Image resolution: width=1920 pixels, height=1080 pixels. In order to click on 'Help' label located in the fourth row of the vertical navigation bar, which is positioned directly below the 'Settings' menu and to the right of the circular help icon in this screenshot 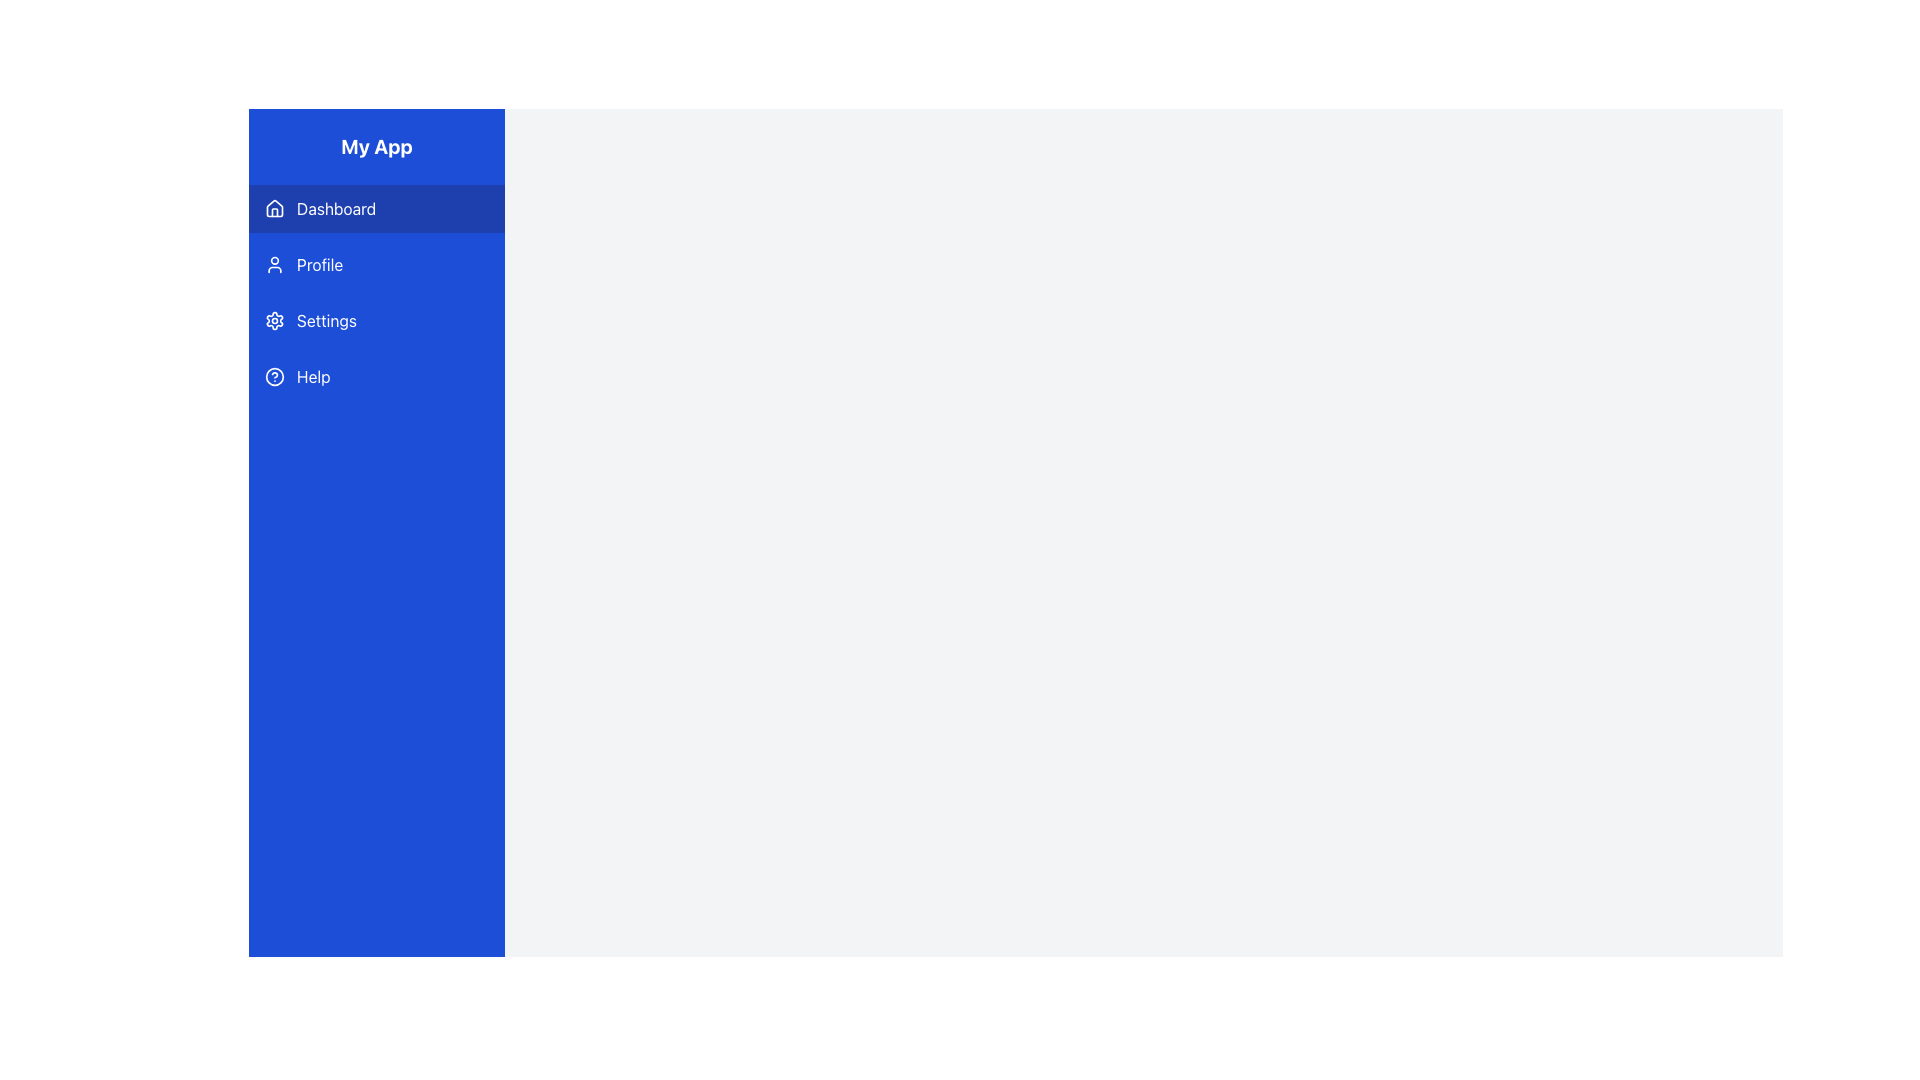, I will do `click(312, 377)`.